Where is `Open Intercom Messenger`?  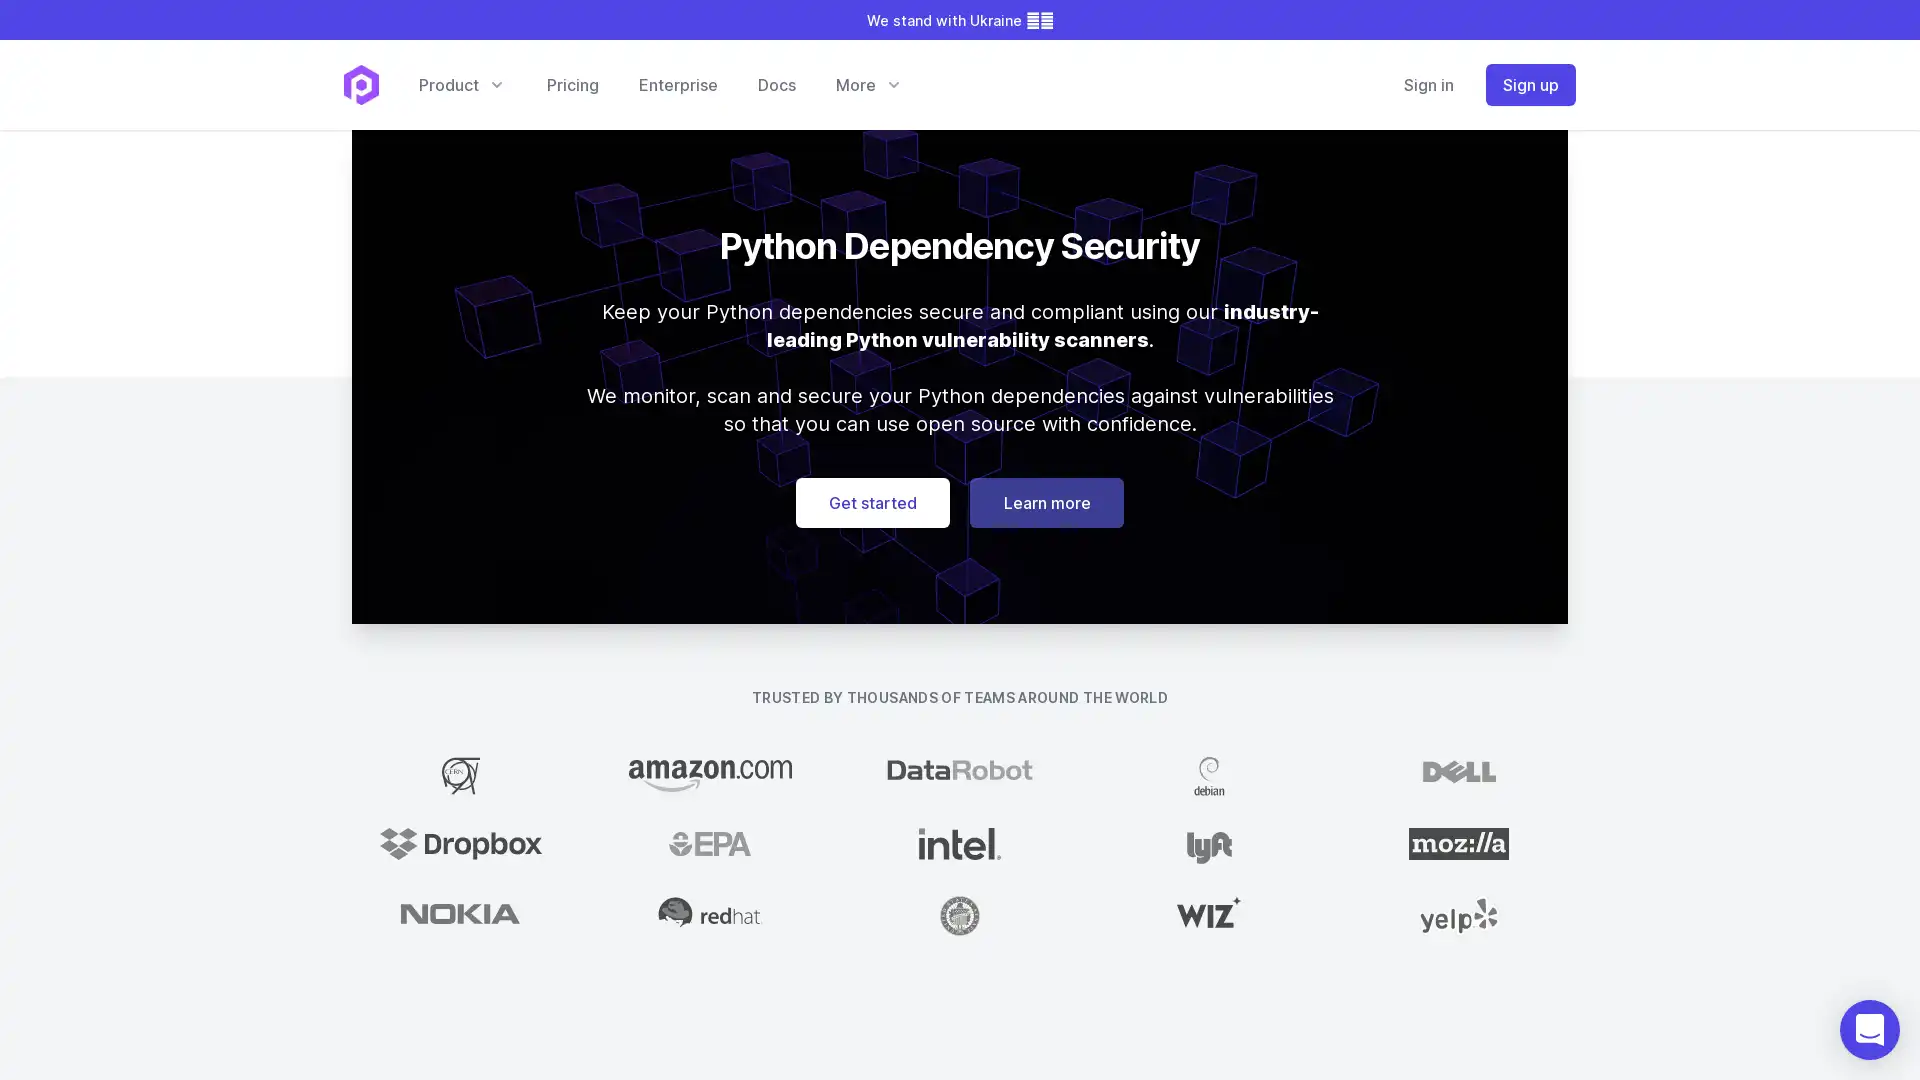
Open Intercom Messenger is located at coordinates (1869, 1029).